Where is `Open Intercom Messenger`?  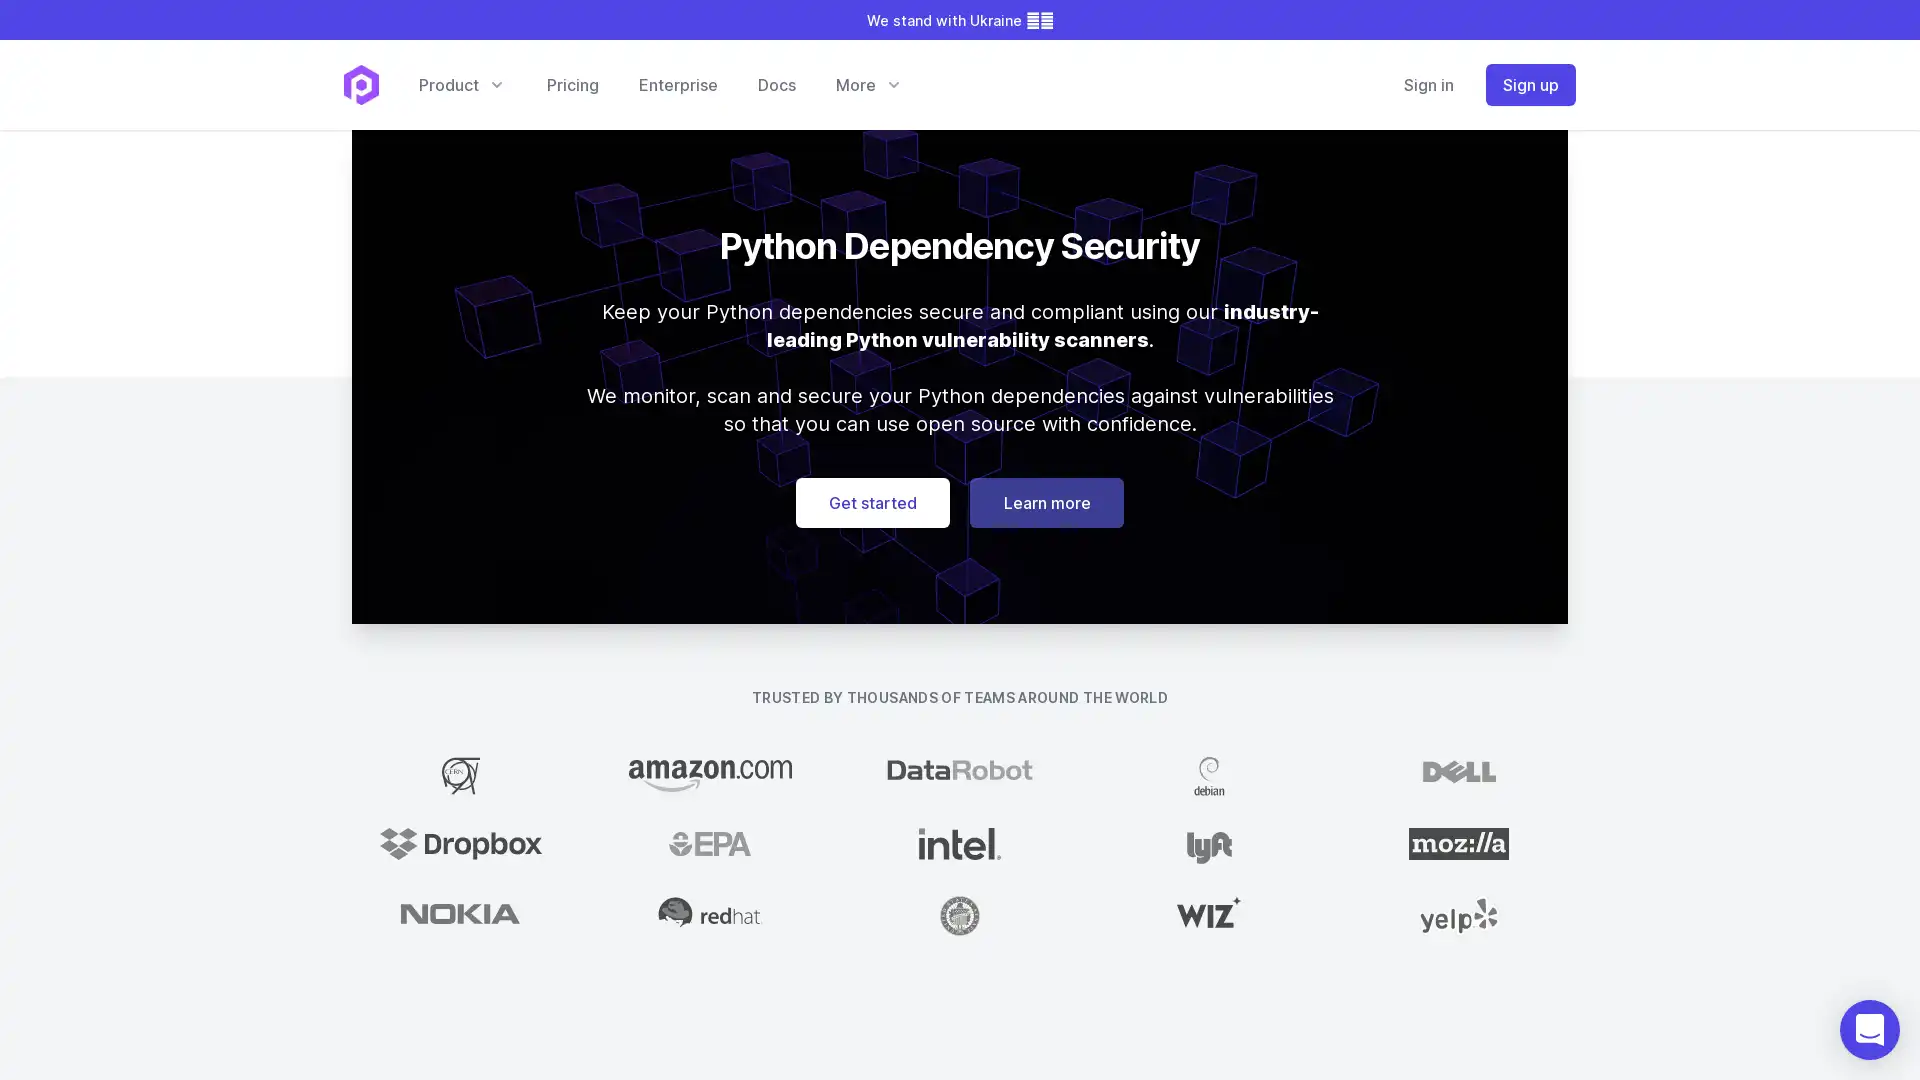
Open Intercom Messenger is located at coordinates (1869, 1029).